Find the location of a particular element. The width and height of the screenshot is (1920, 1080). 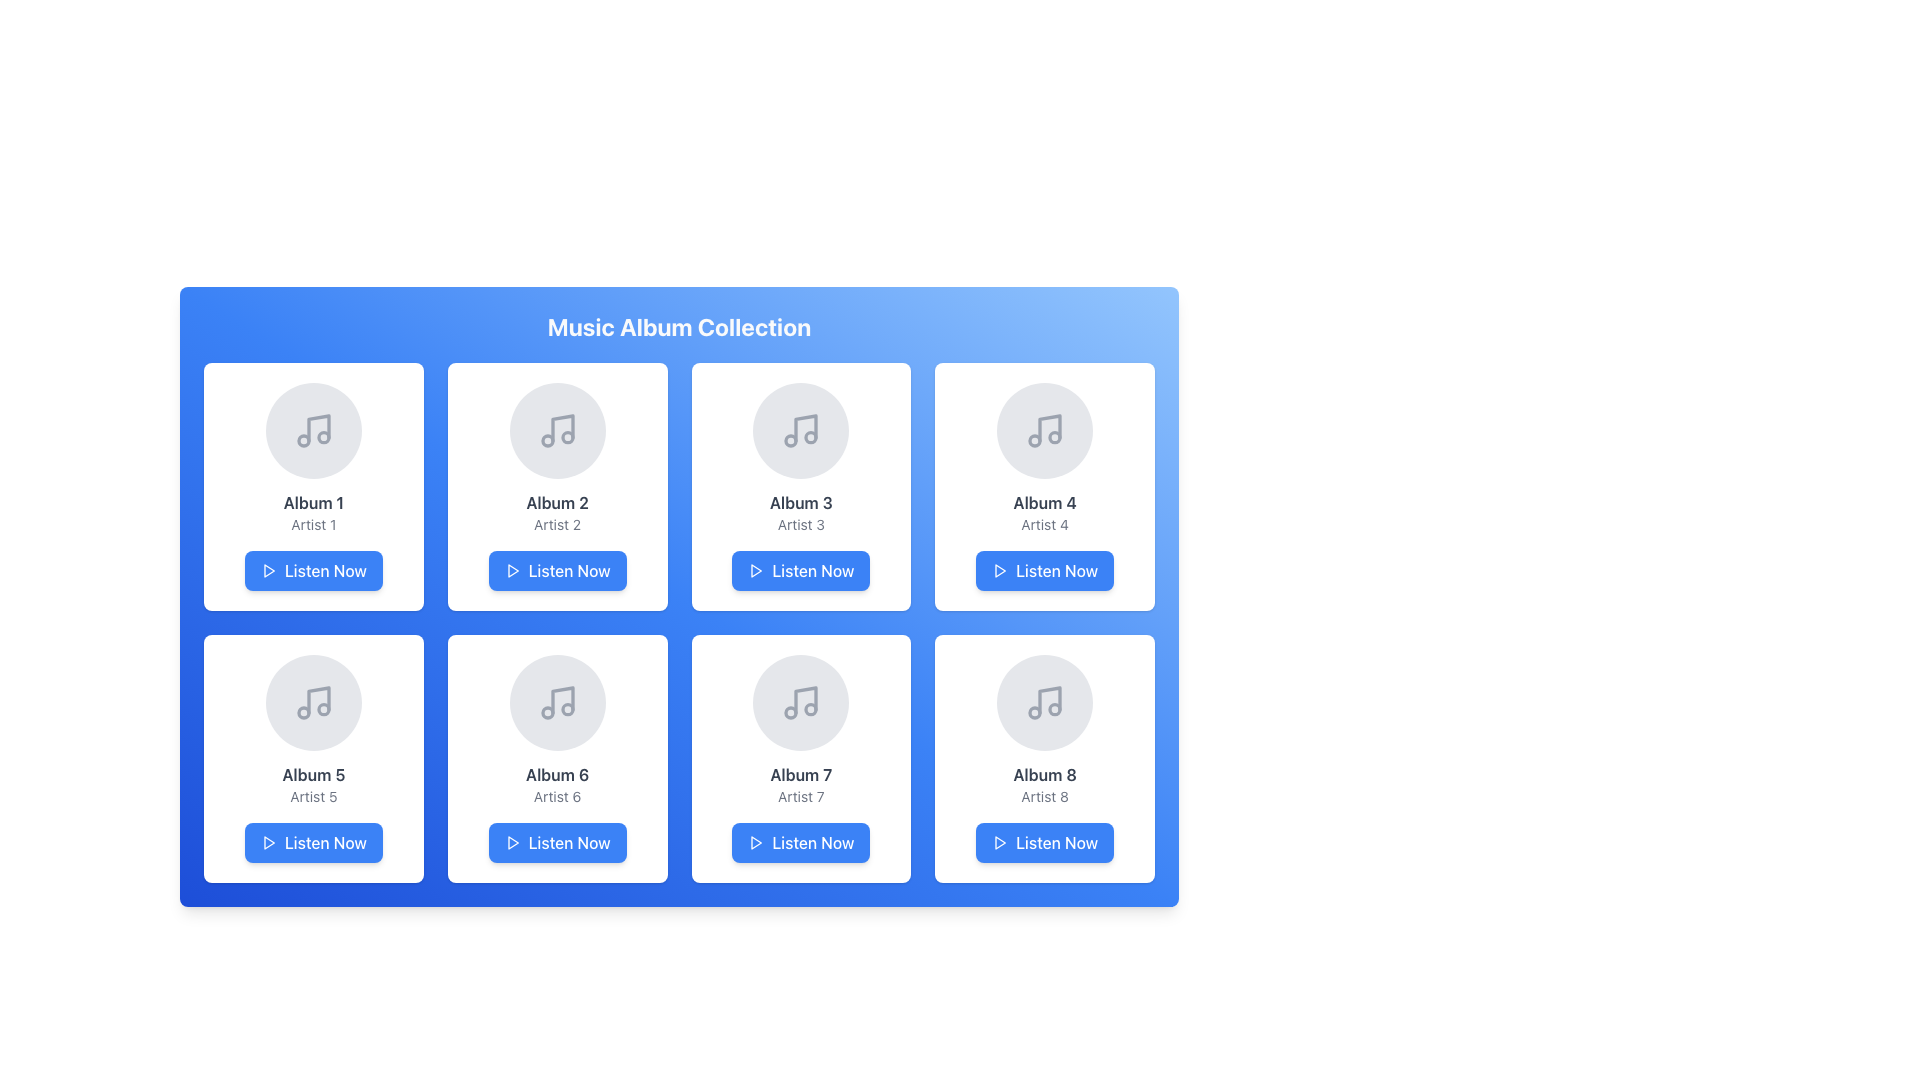

the 'Listen Now' button with a blue background and white text located in the bottom region of the card displaying 'Album 7' and 'Artist 7' in the third row and second column of a grid layout to play content is located at coordinates (801, 843).